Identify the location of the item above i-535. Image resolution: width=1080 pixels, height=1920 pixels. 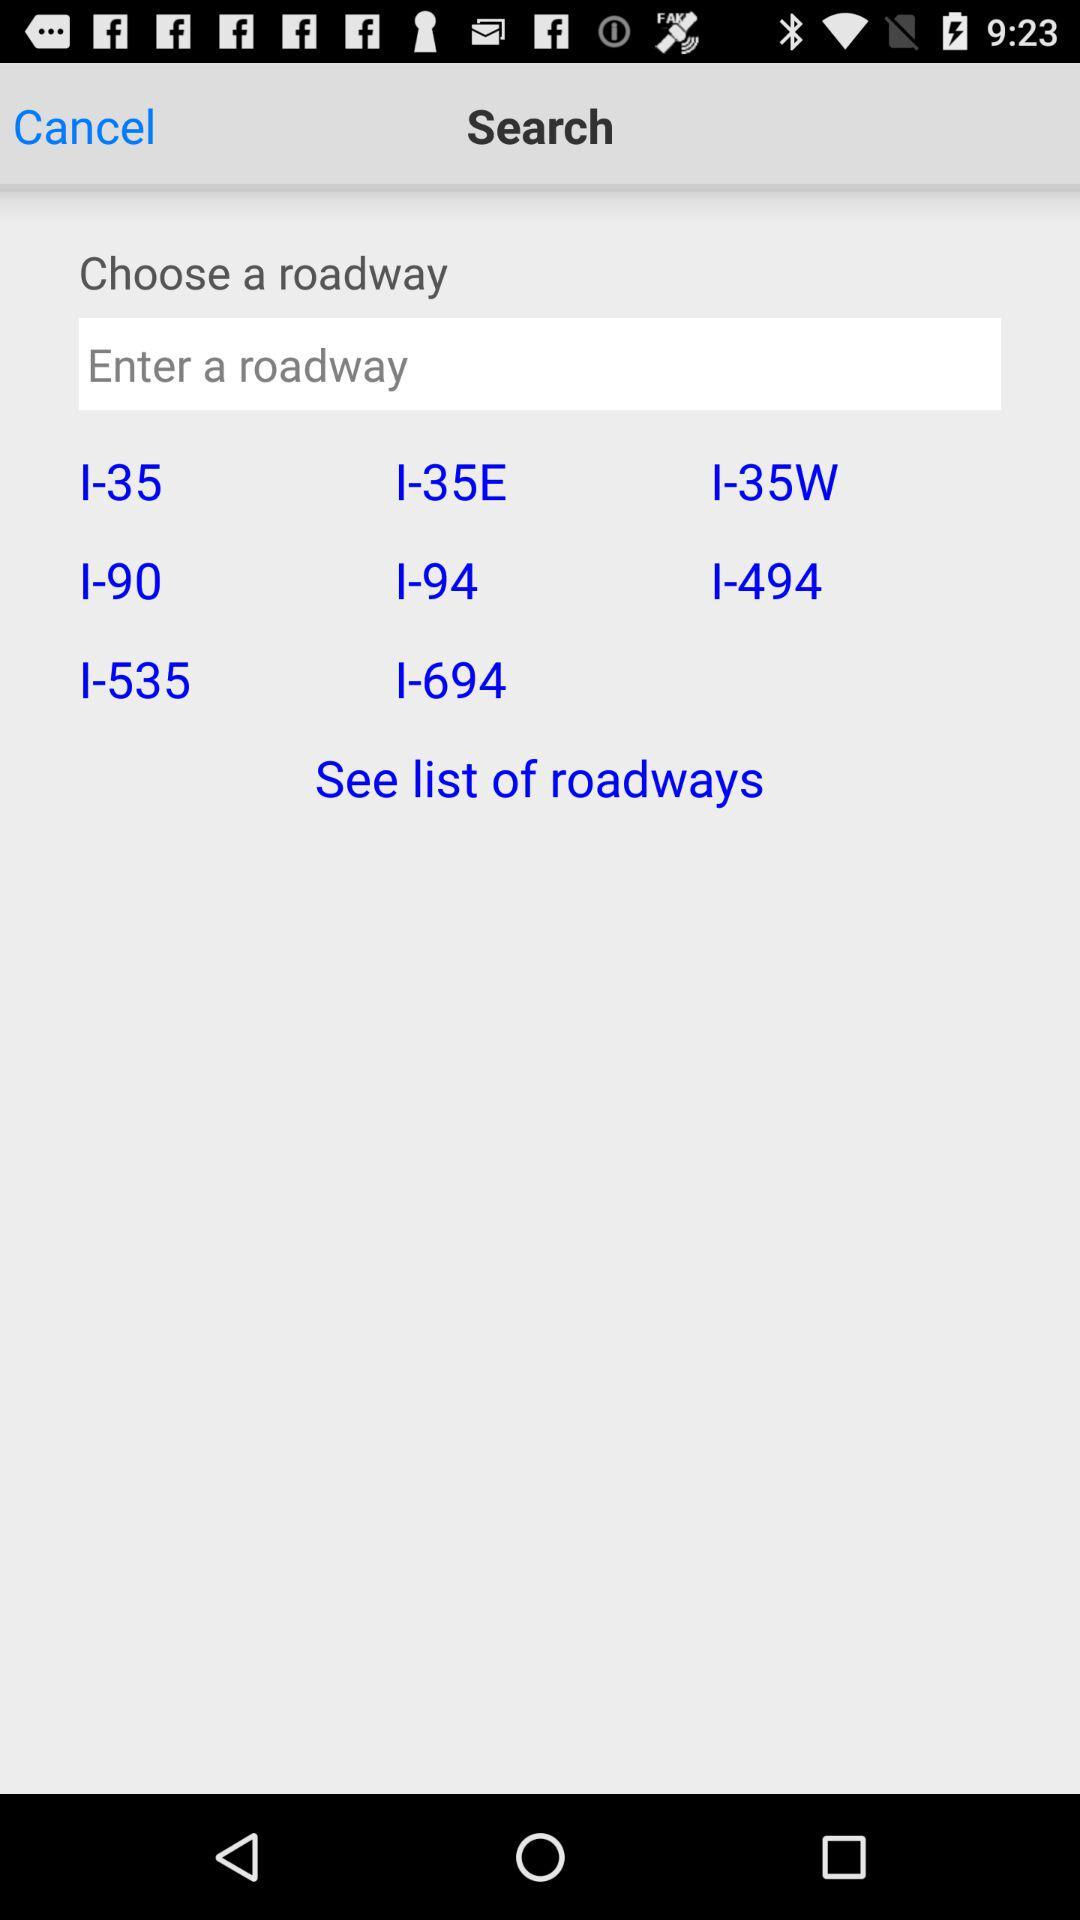
(223, 578).